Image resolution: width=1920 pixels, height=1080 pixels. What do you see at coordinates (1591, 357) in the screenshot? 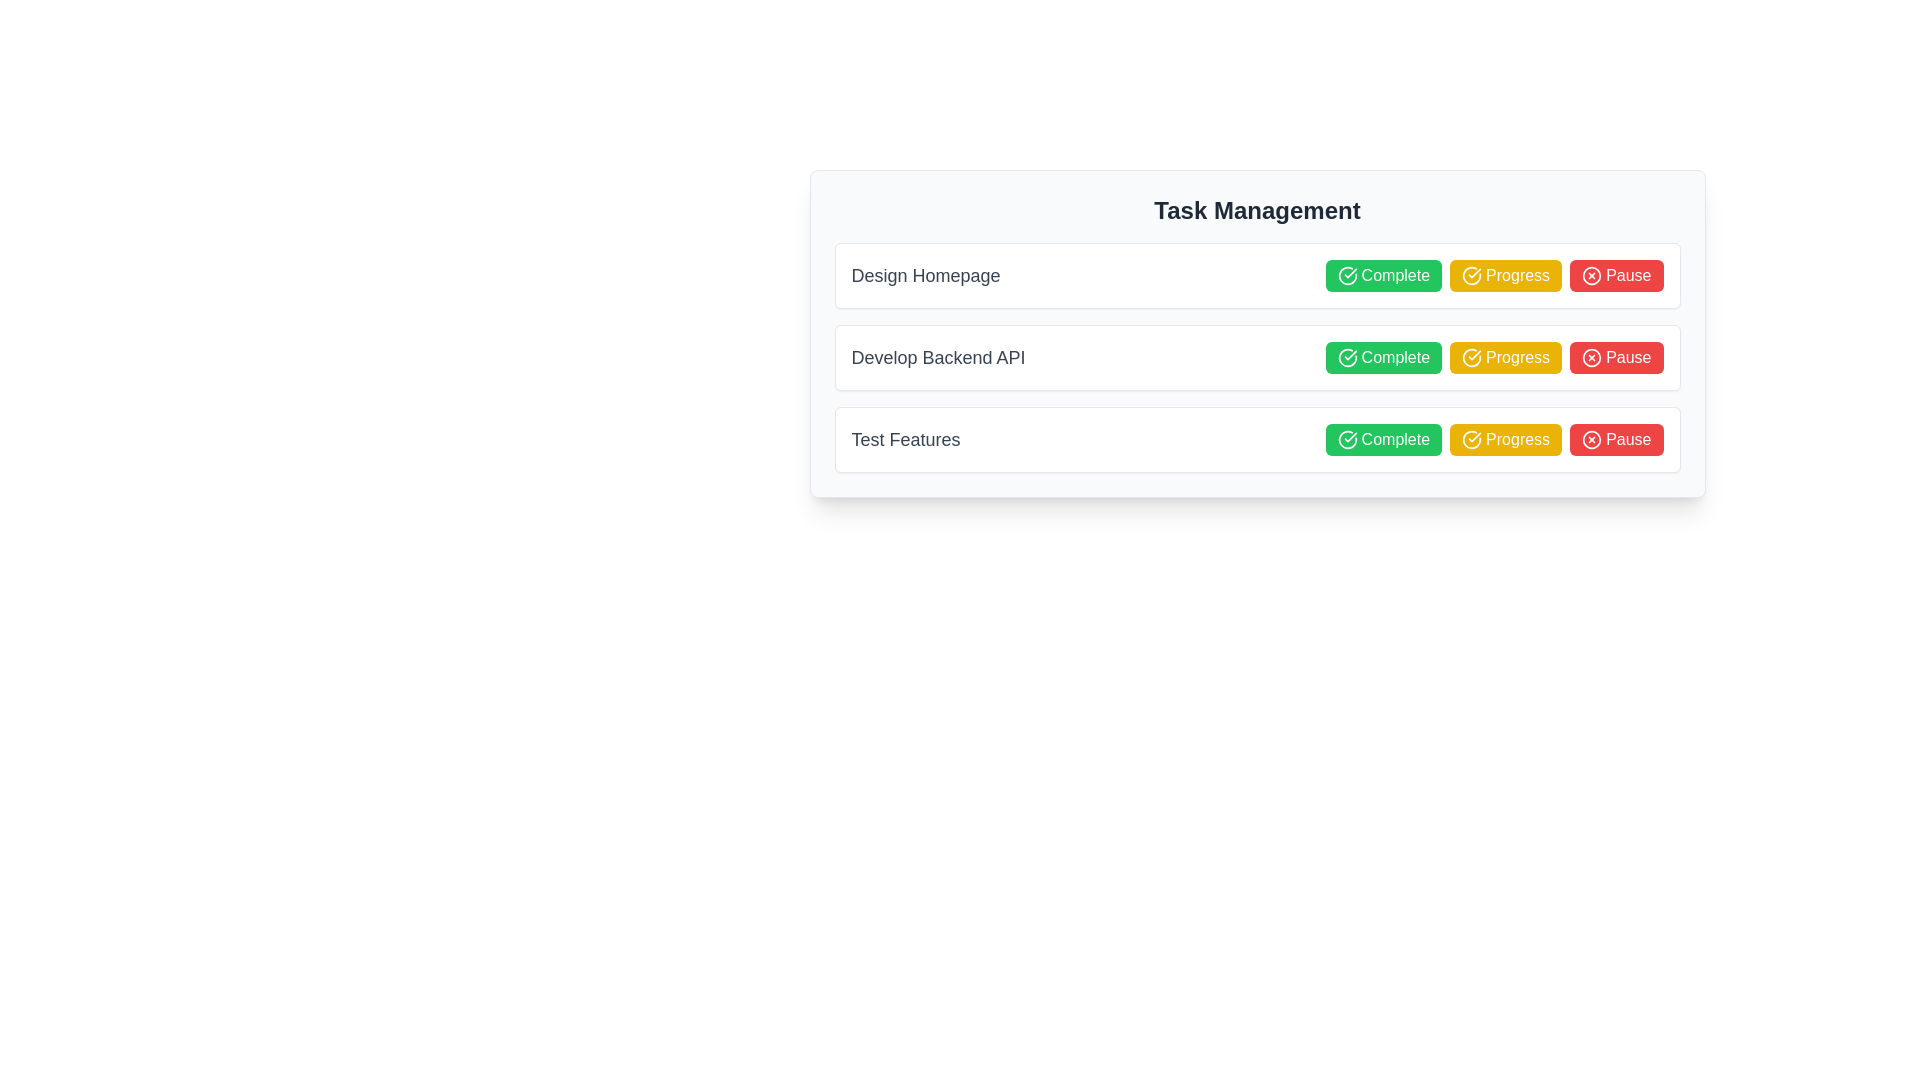
I see `the 'Pause' icon located in the rightmost segment of the button group in the bottom task row for task management` at bounding box center [1591, 357].